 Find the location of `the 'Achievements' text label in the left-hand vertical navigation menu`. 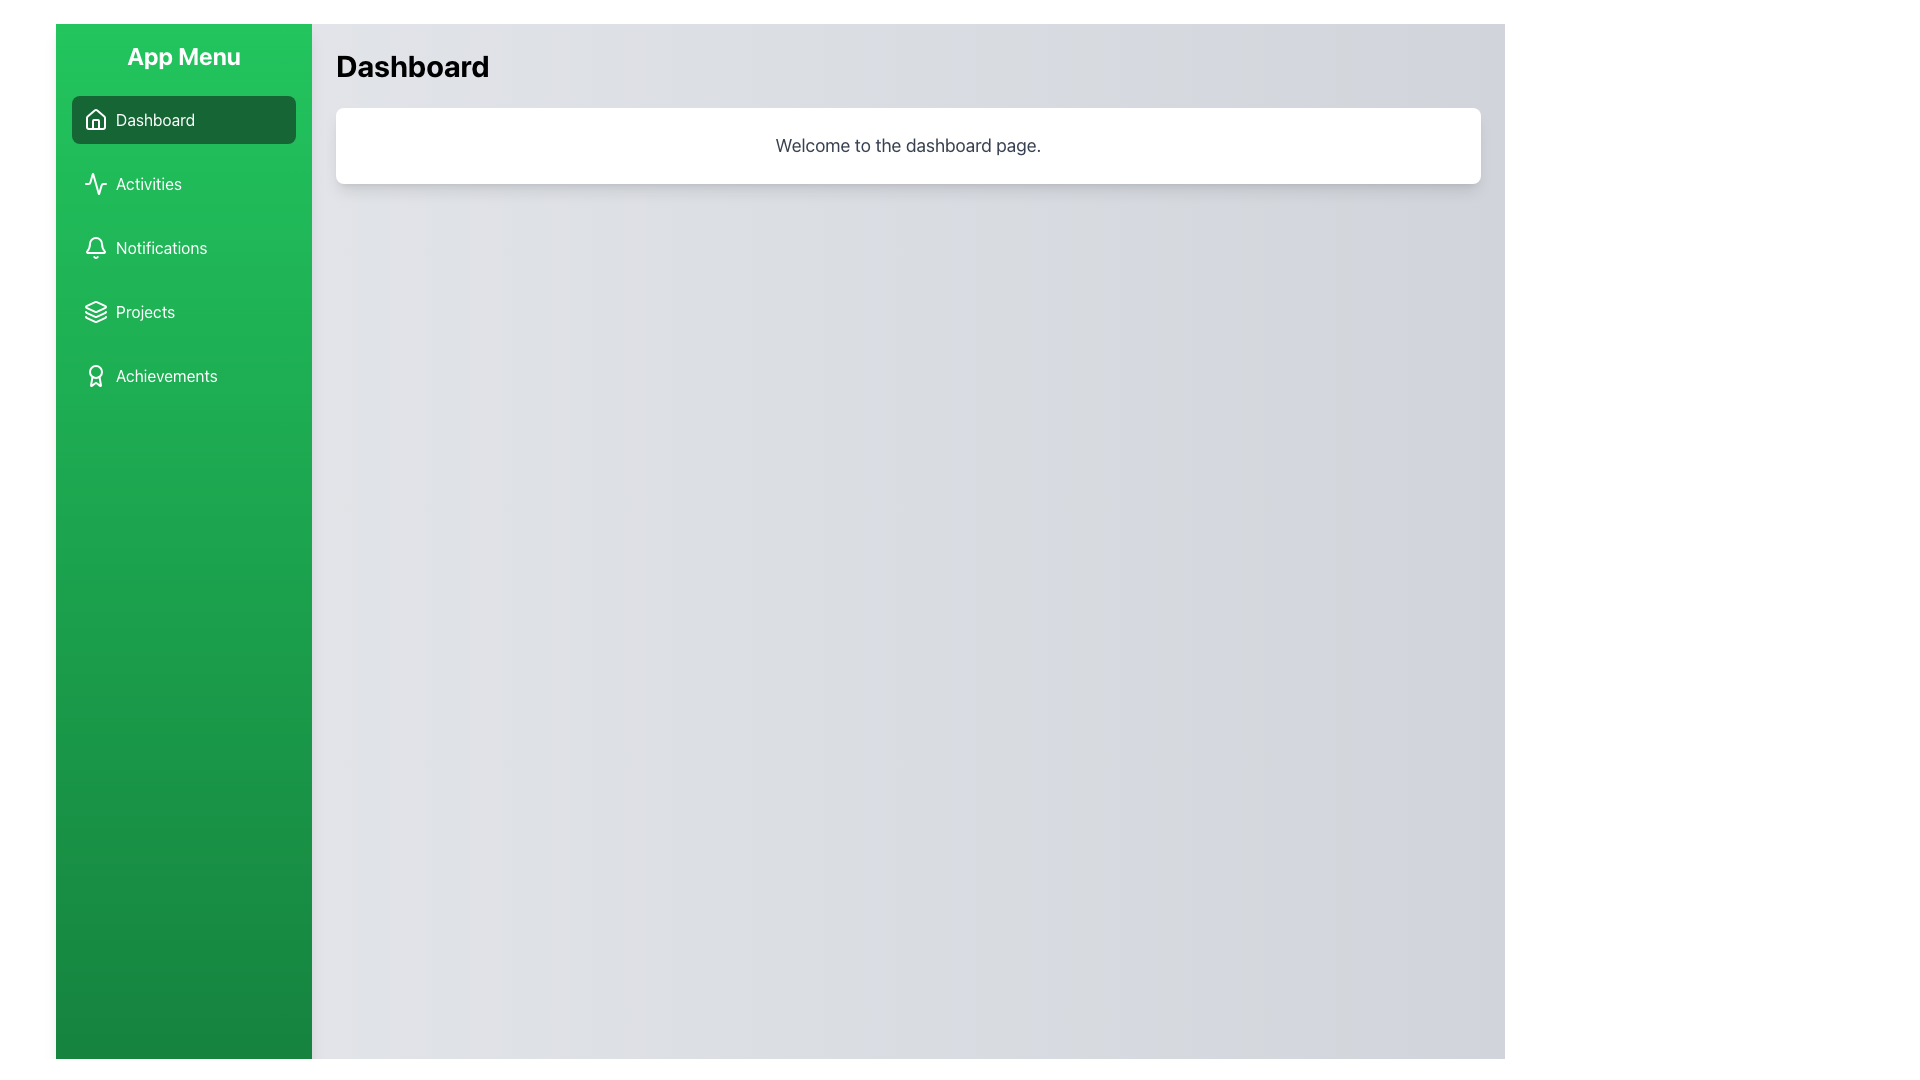

the 'Achievements' text label in the left-hand vertical navigation menu is located at coordinates (166, 375).